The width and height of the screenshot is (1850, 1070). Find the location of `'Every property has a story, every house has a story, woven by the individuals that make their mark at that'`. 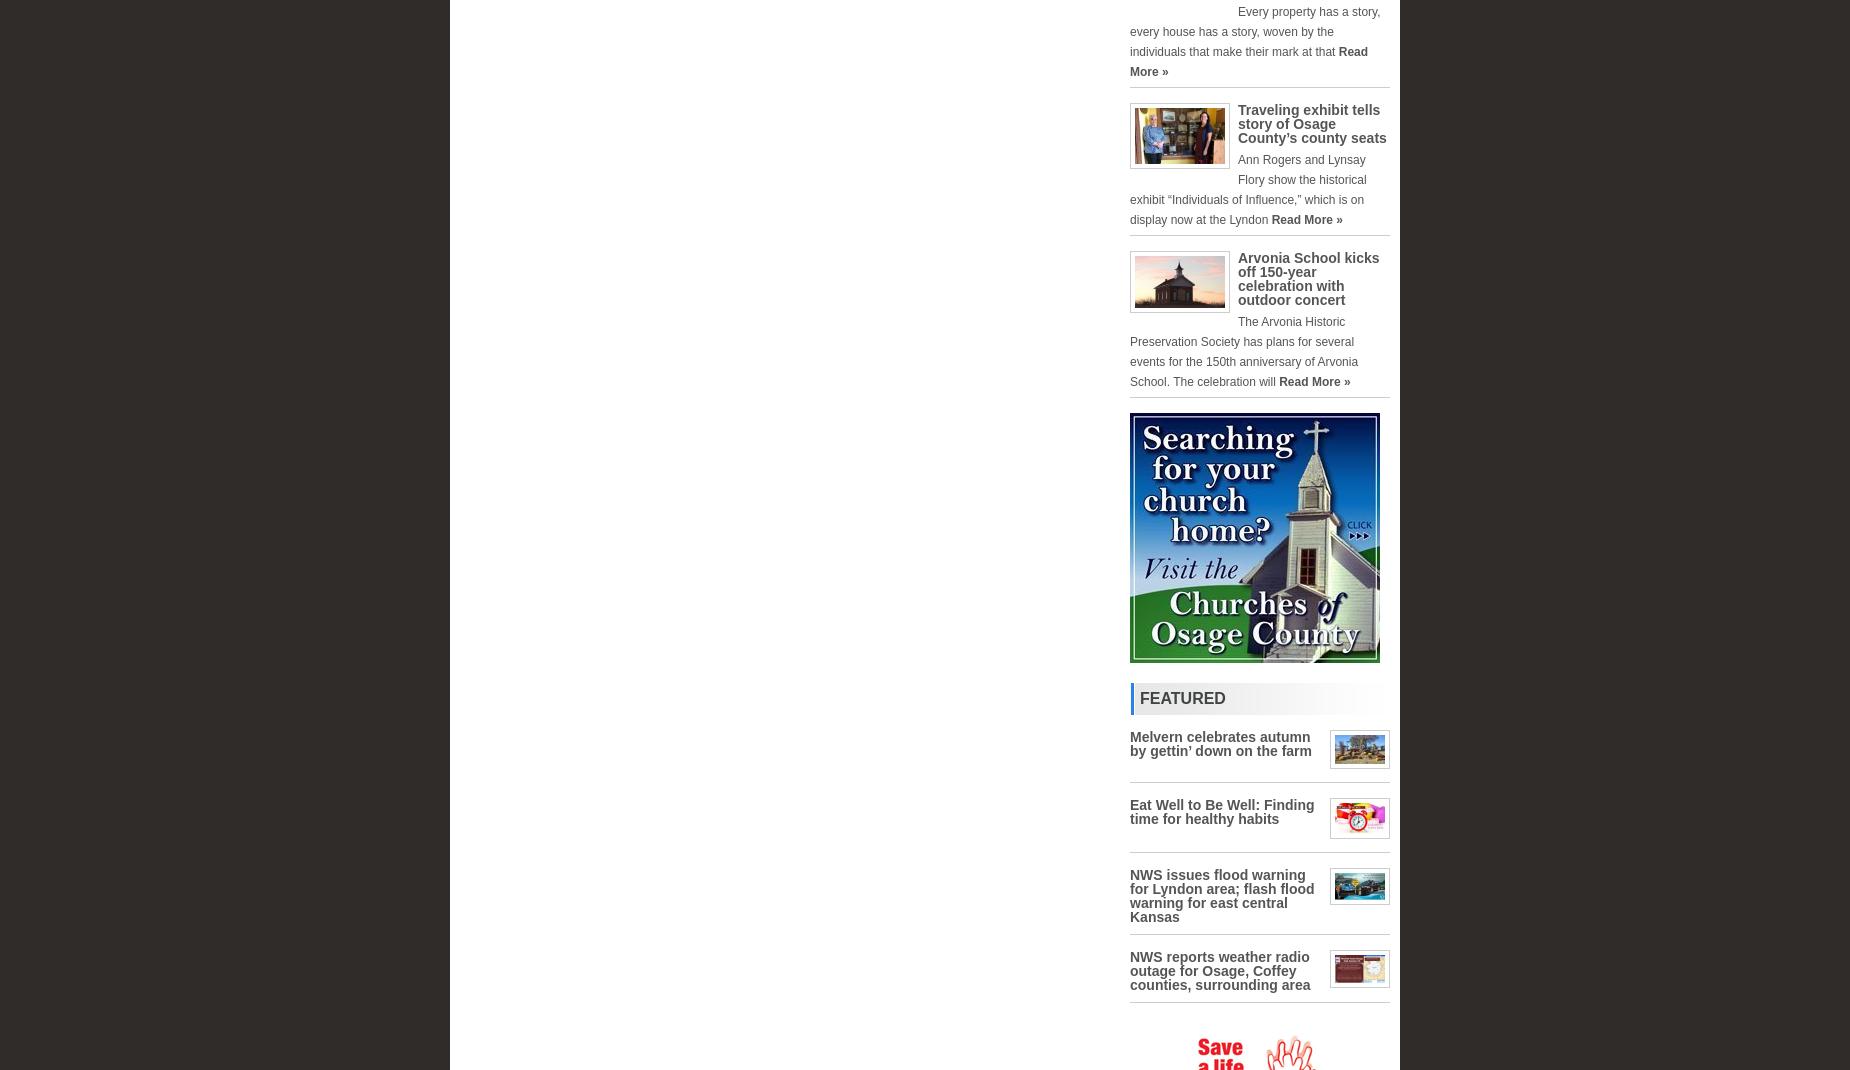

'Every property has a story, every house has a story, woven by the individuals that make their mark at that' is located at coordinates (1254, 30).